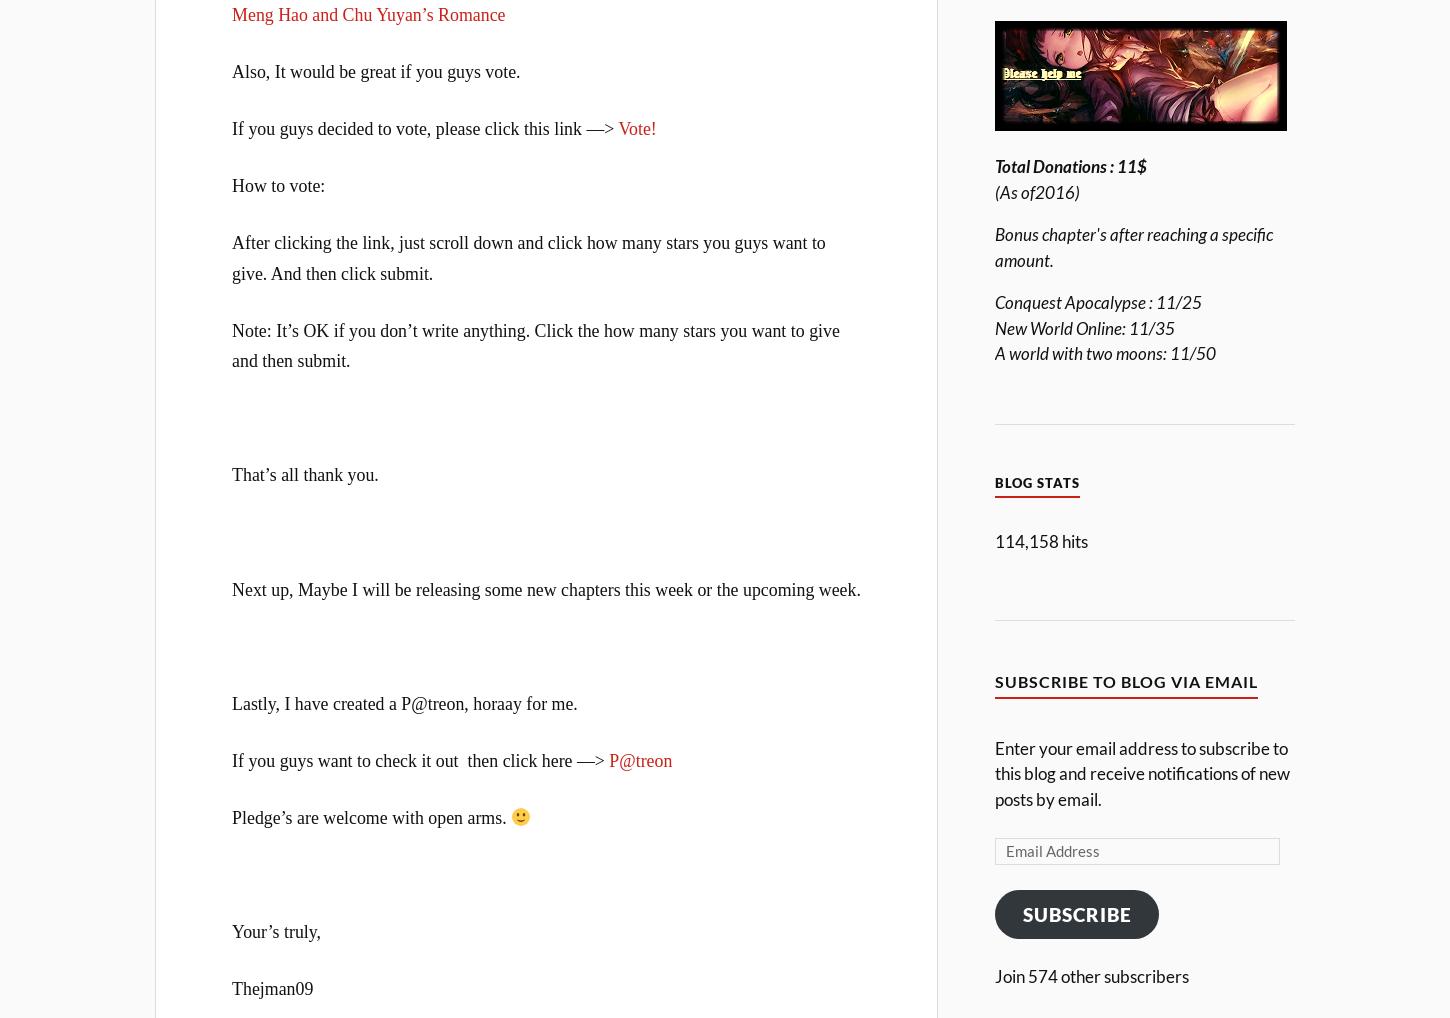  I want to click on 'Total Donations  : 11$', so click(1070, 166).